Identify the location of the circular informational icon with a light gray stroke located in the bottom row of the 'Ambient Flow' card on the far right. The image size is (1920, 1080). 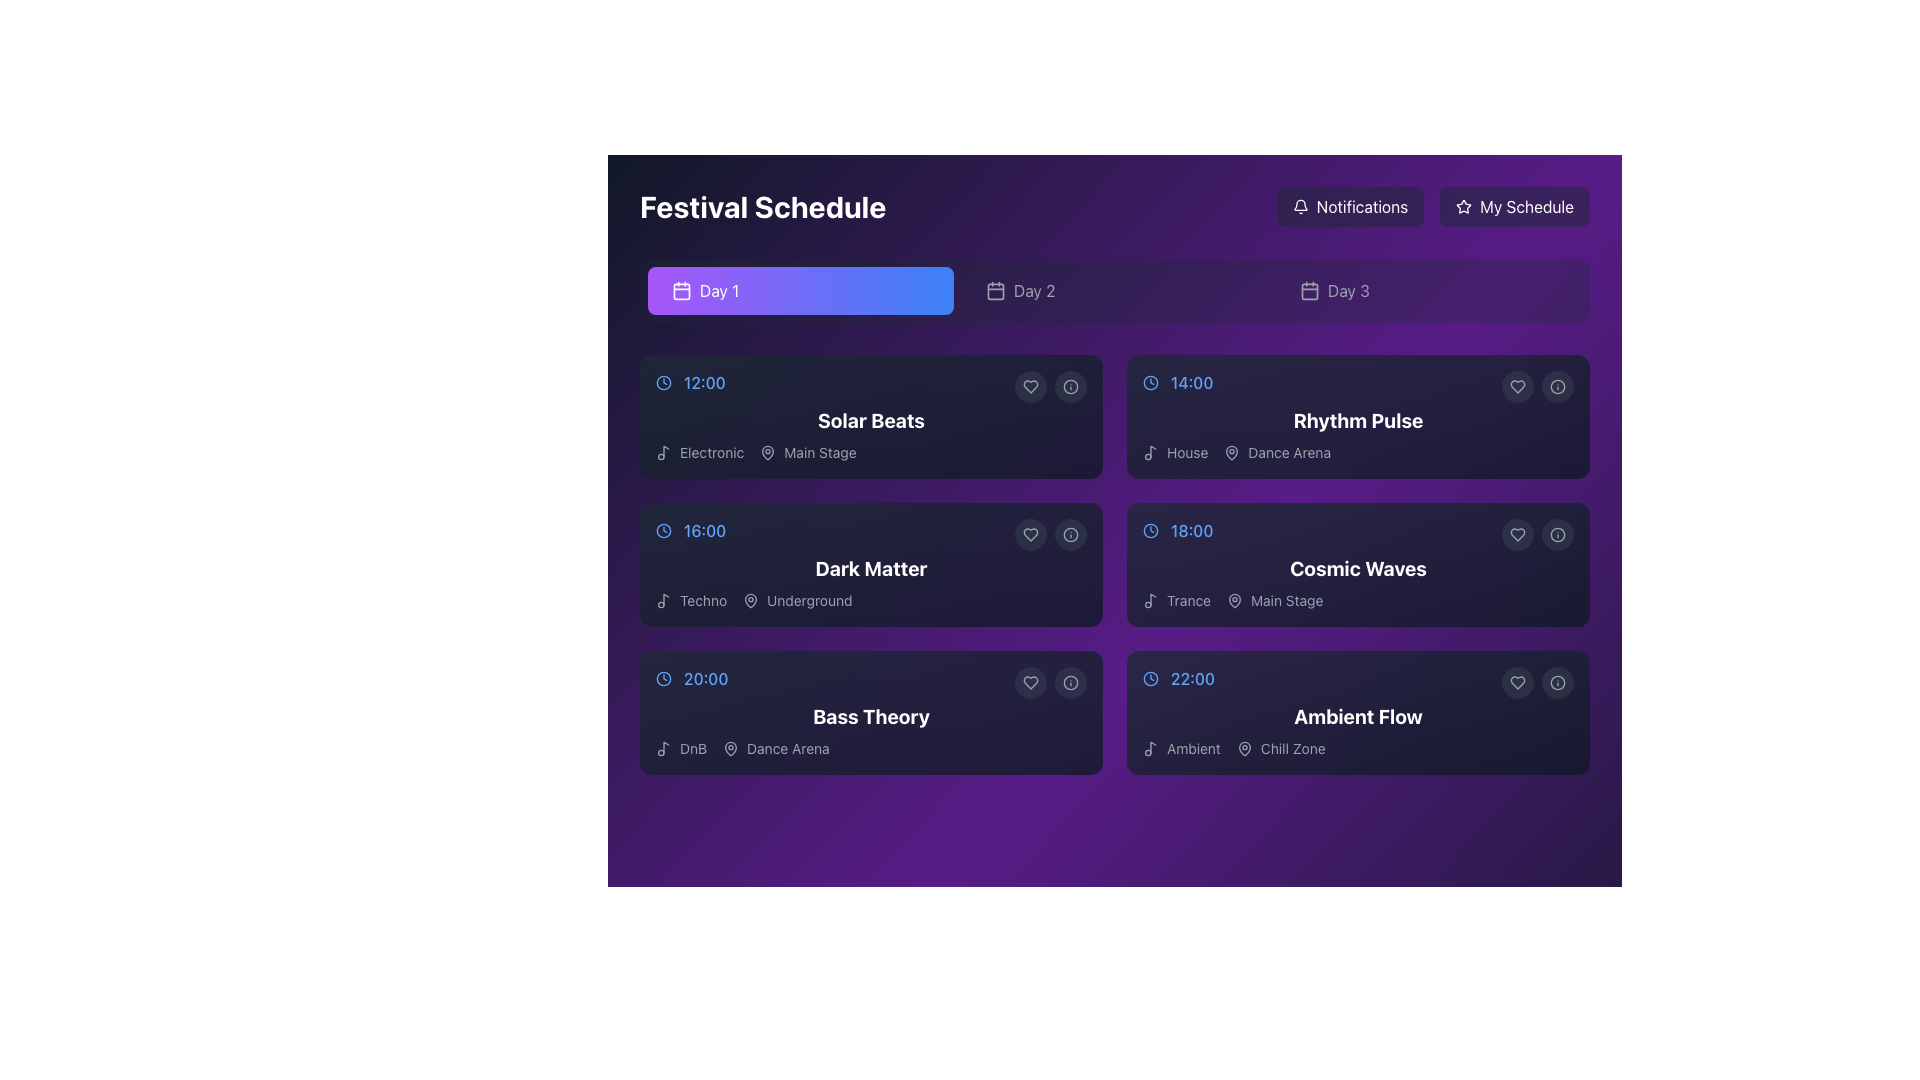
(1557, 681).